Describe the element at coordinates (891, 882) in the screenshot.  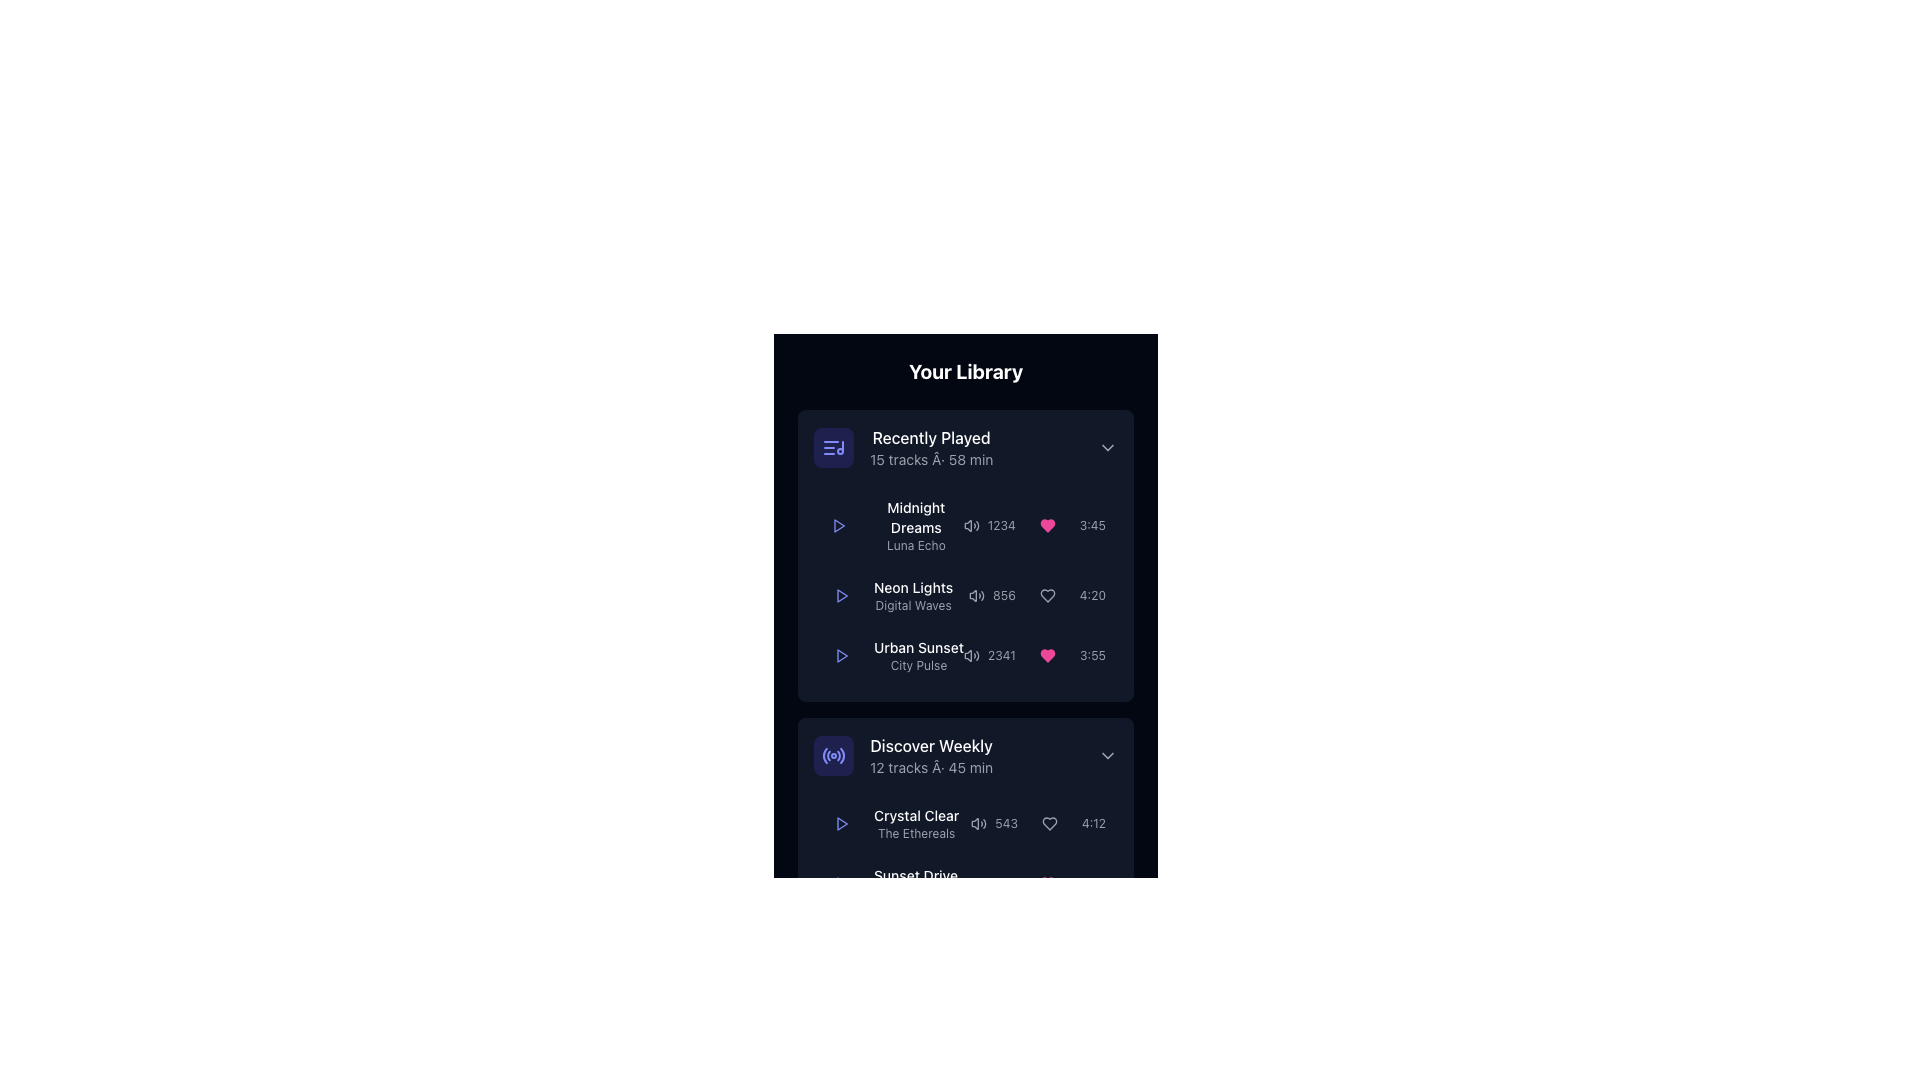
I see `the Text Label displaying track or playlist information under 'Discover Weekly'` at that location.